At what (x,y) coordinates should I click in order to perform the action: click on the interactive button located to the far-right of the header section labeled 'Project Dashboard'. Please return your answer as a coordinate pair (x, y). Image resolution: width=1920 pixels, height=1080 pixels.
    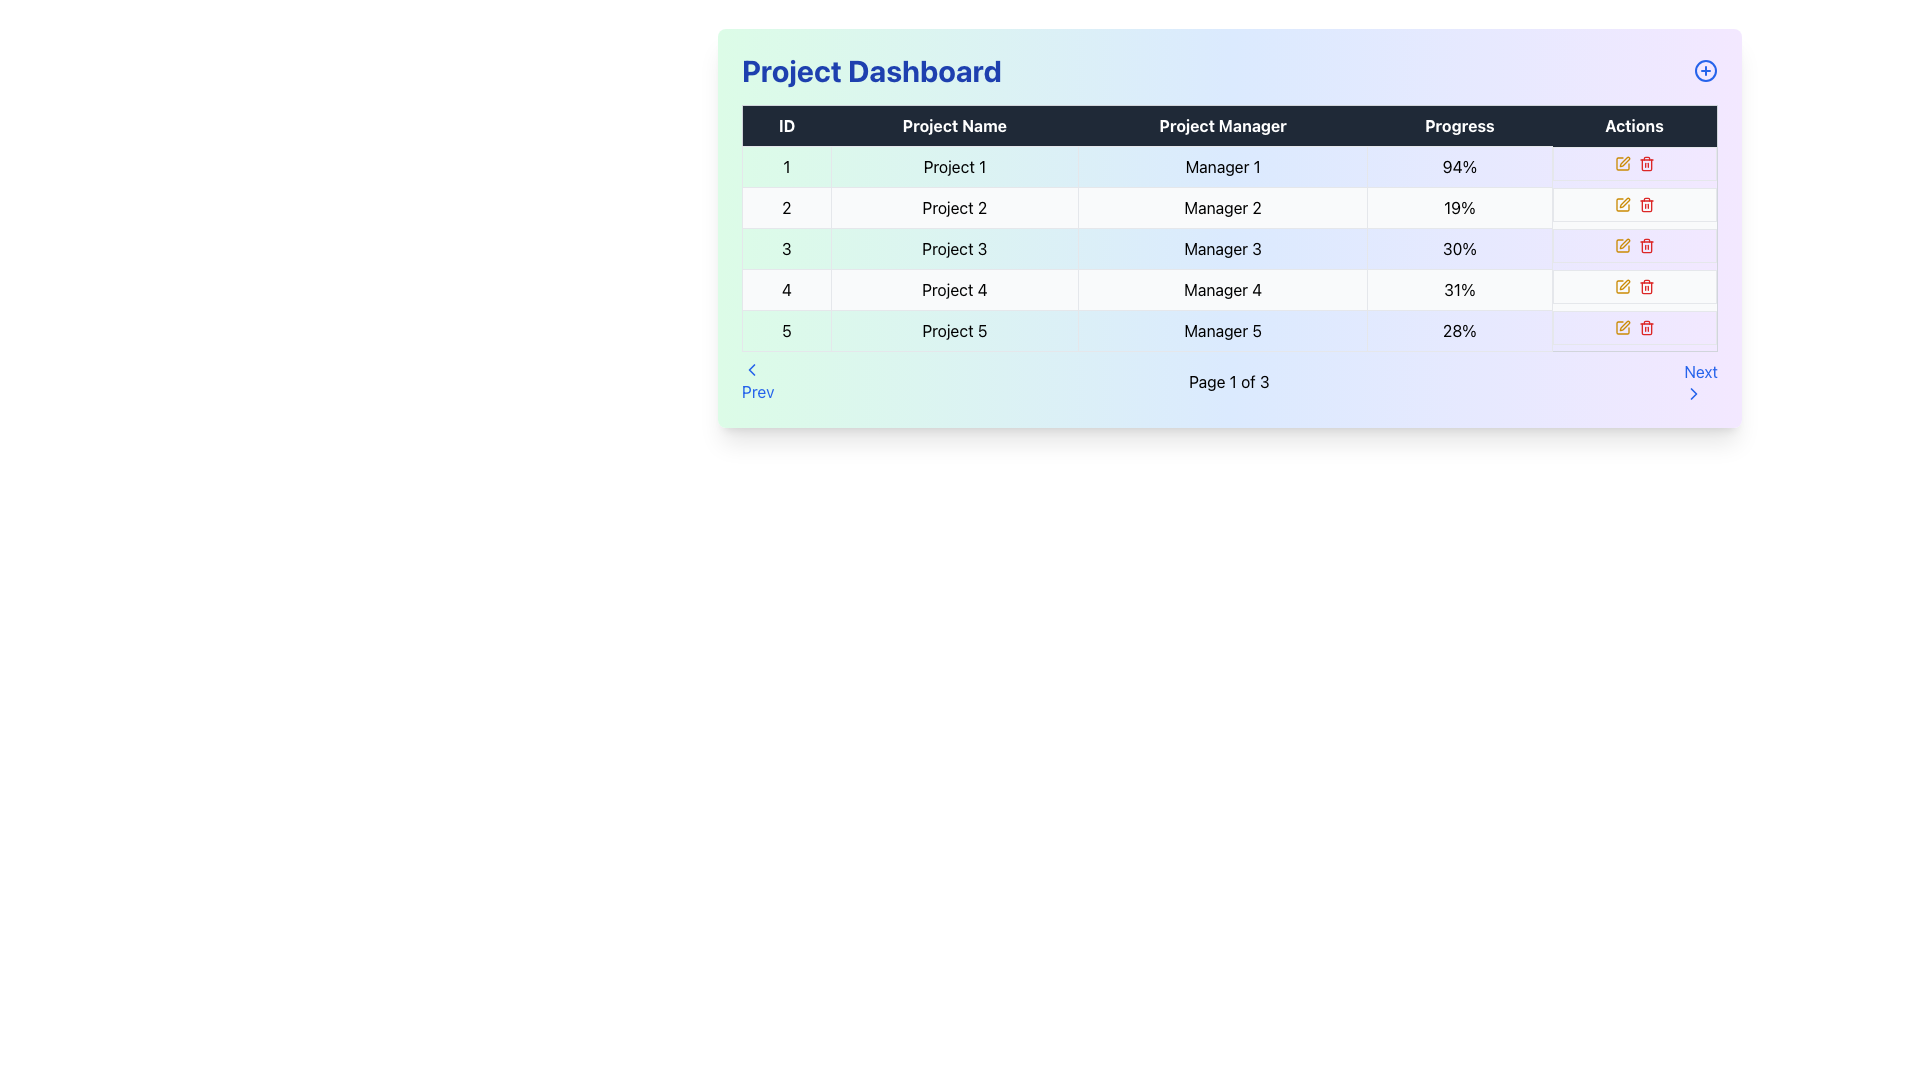
    Looking at the image, I should click on (1704, 69).